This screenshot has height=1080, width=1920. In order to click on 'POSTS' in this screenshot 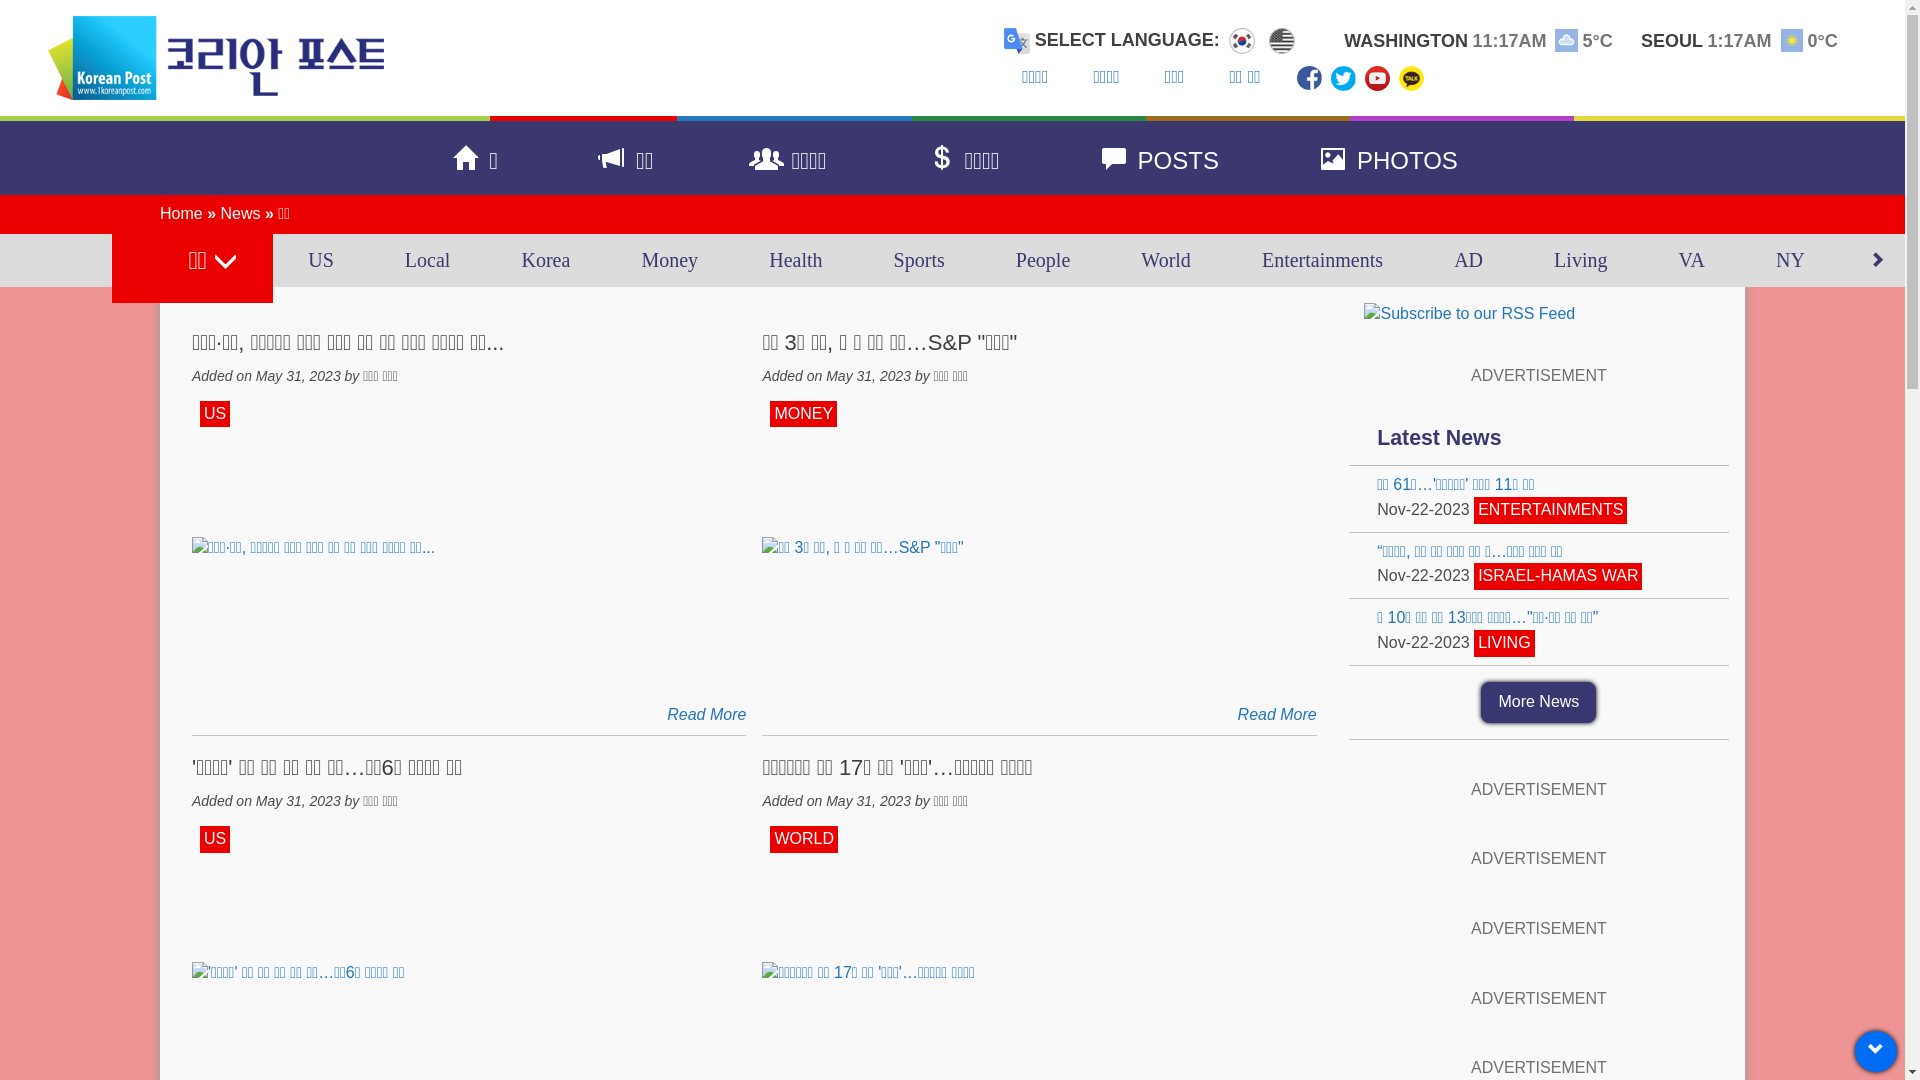, I will do `click(1157, 157)`.